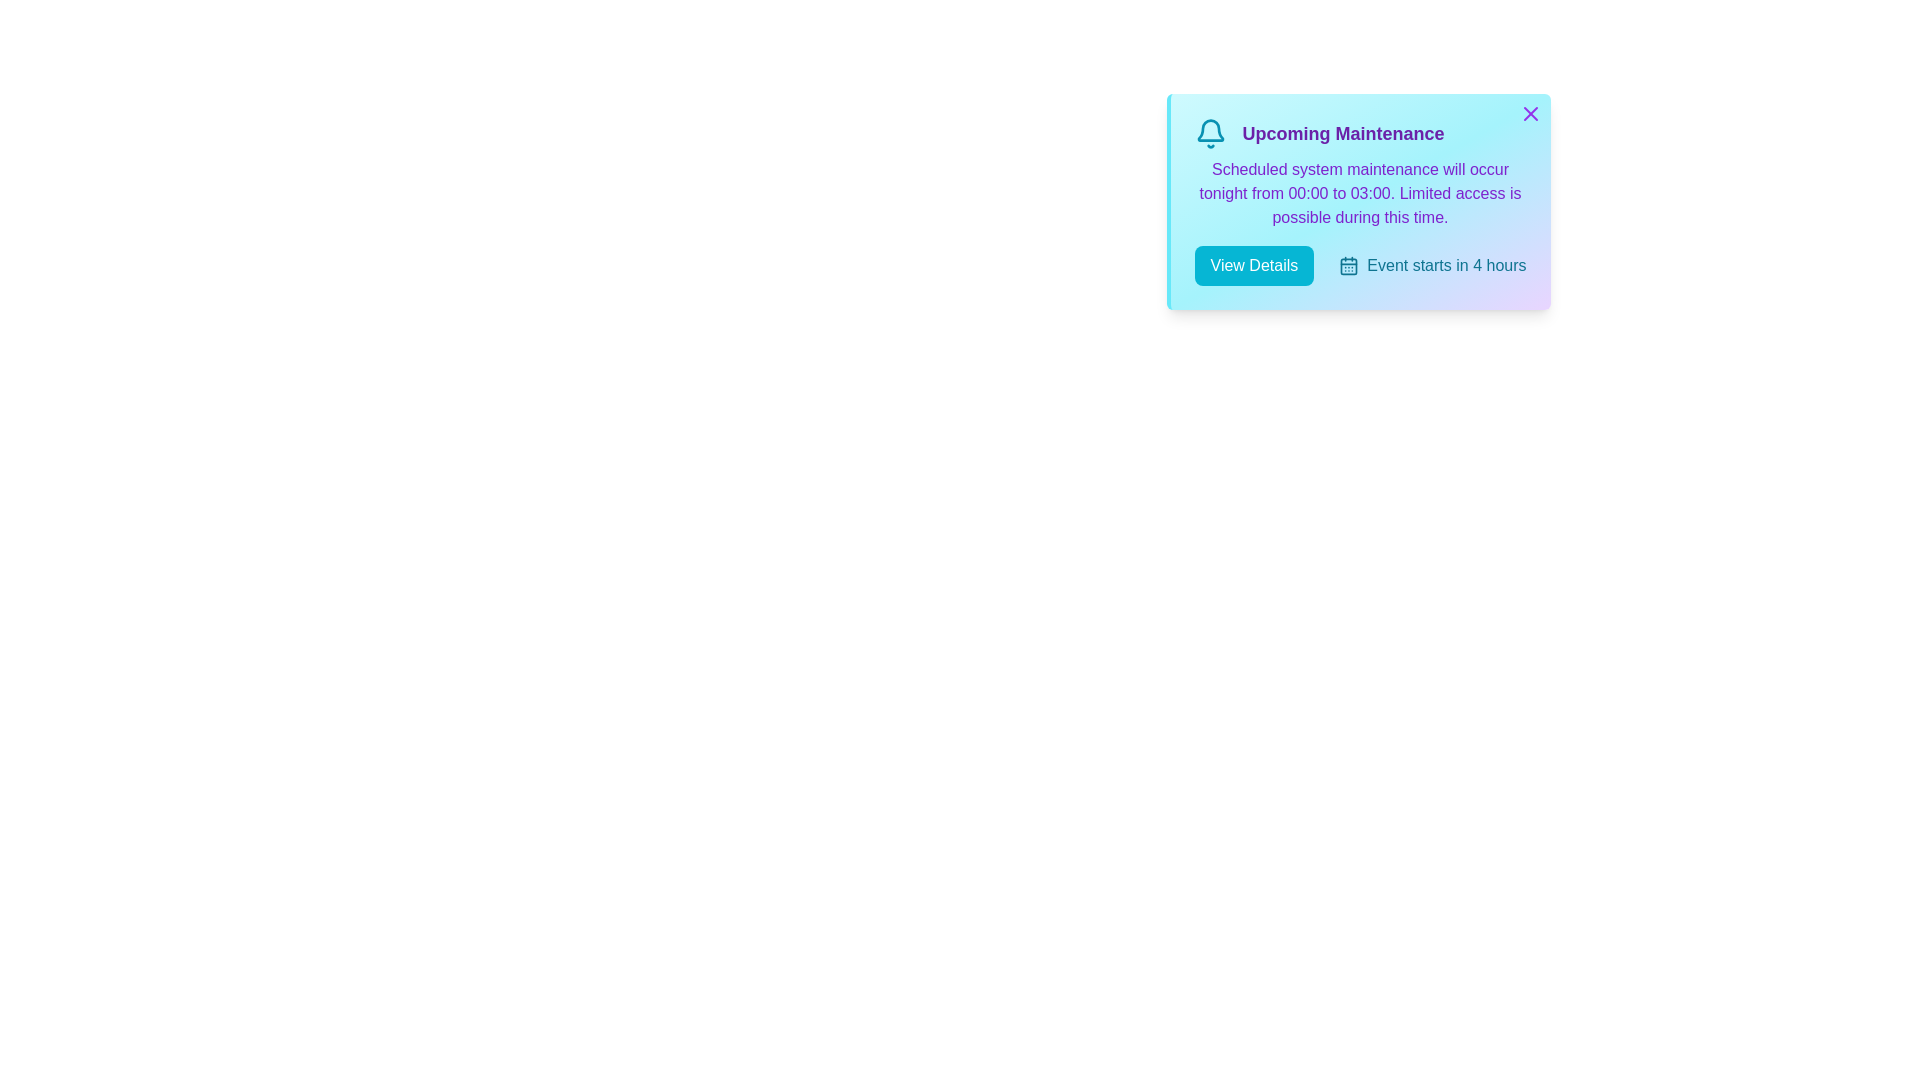  I want to click on close button on the notification to dismiss it, so click(1529, 114).